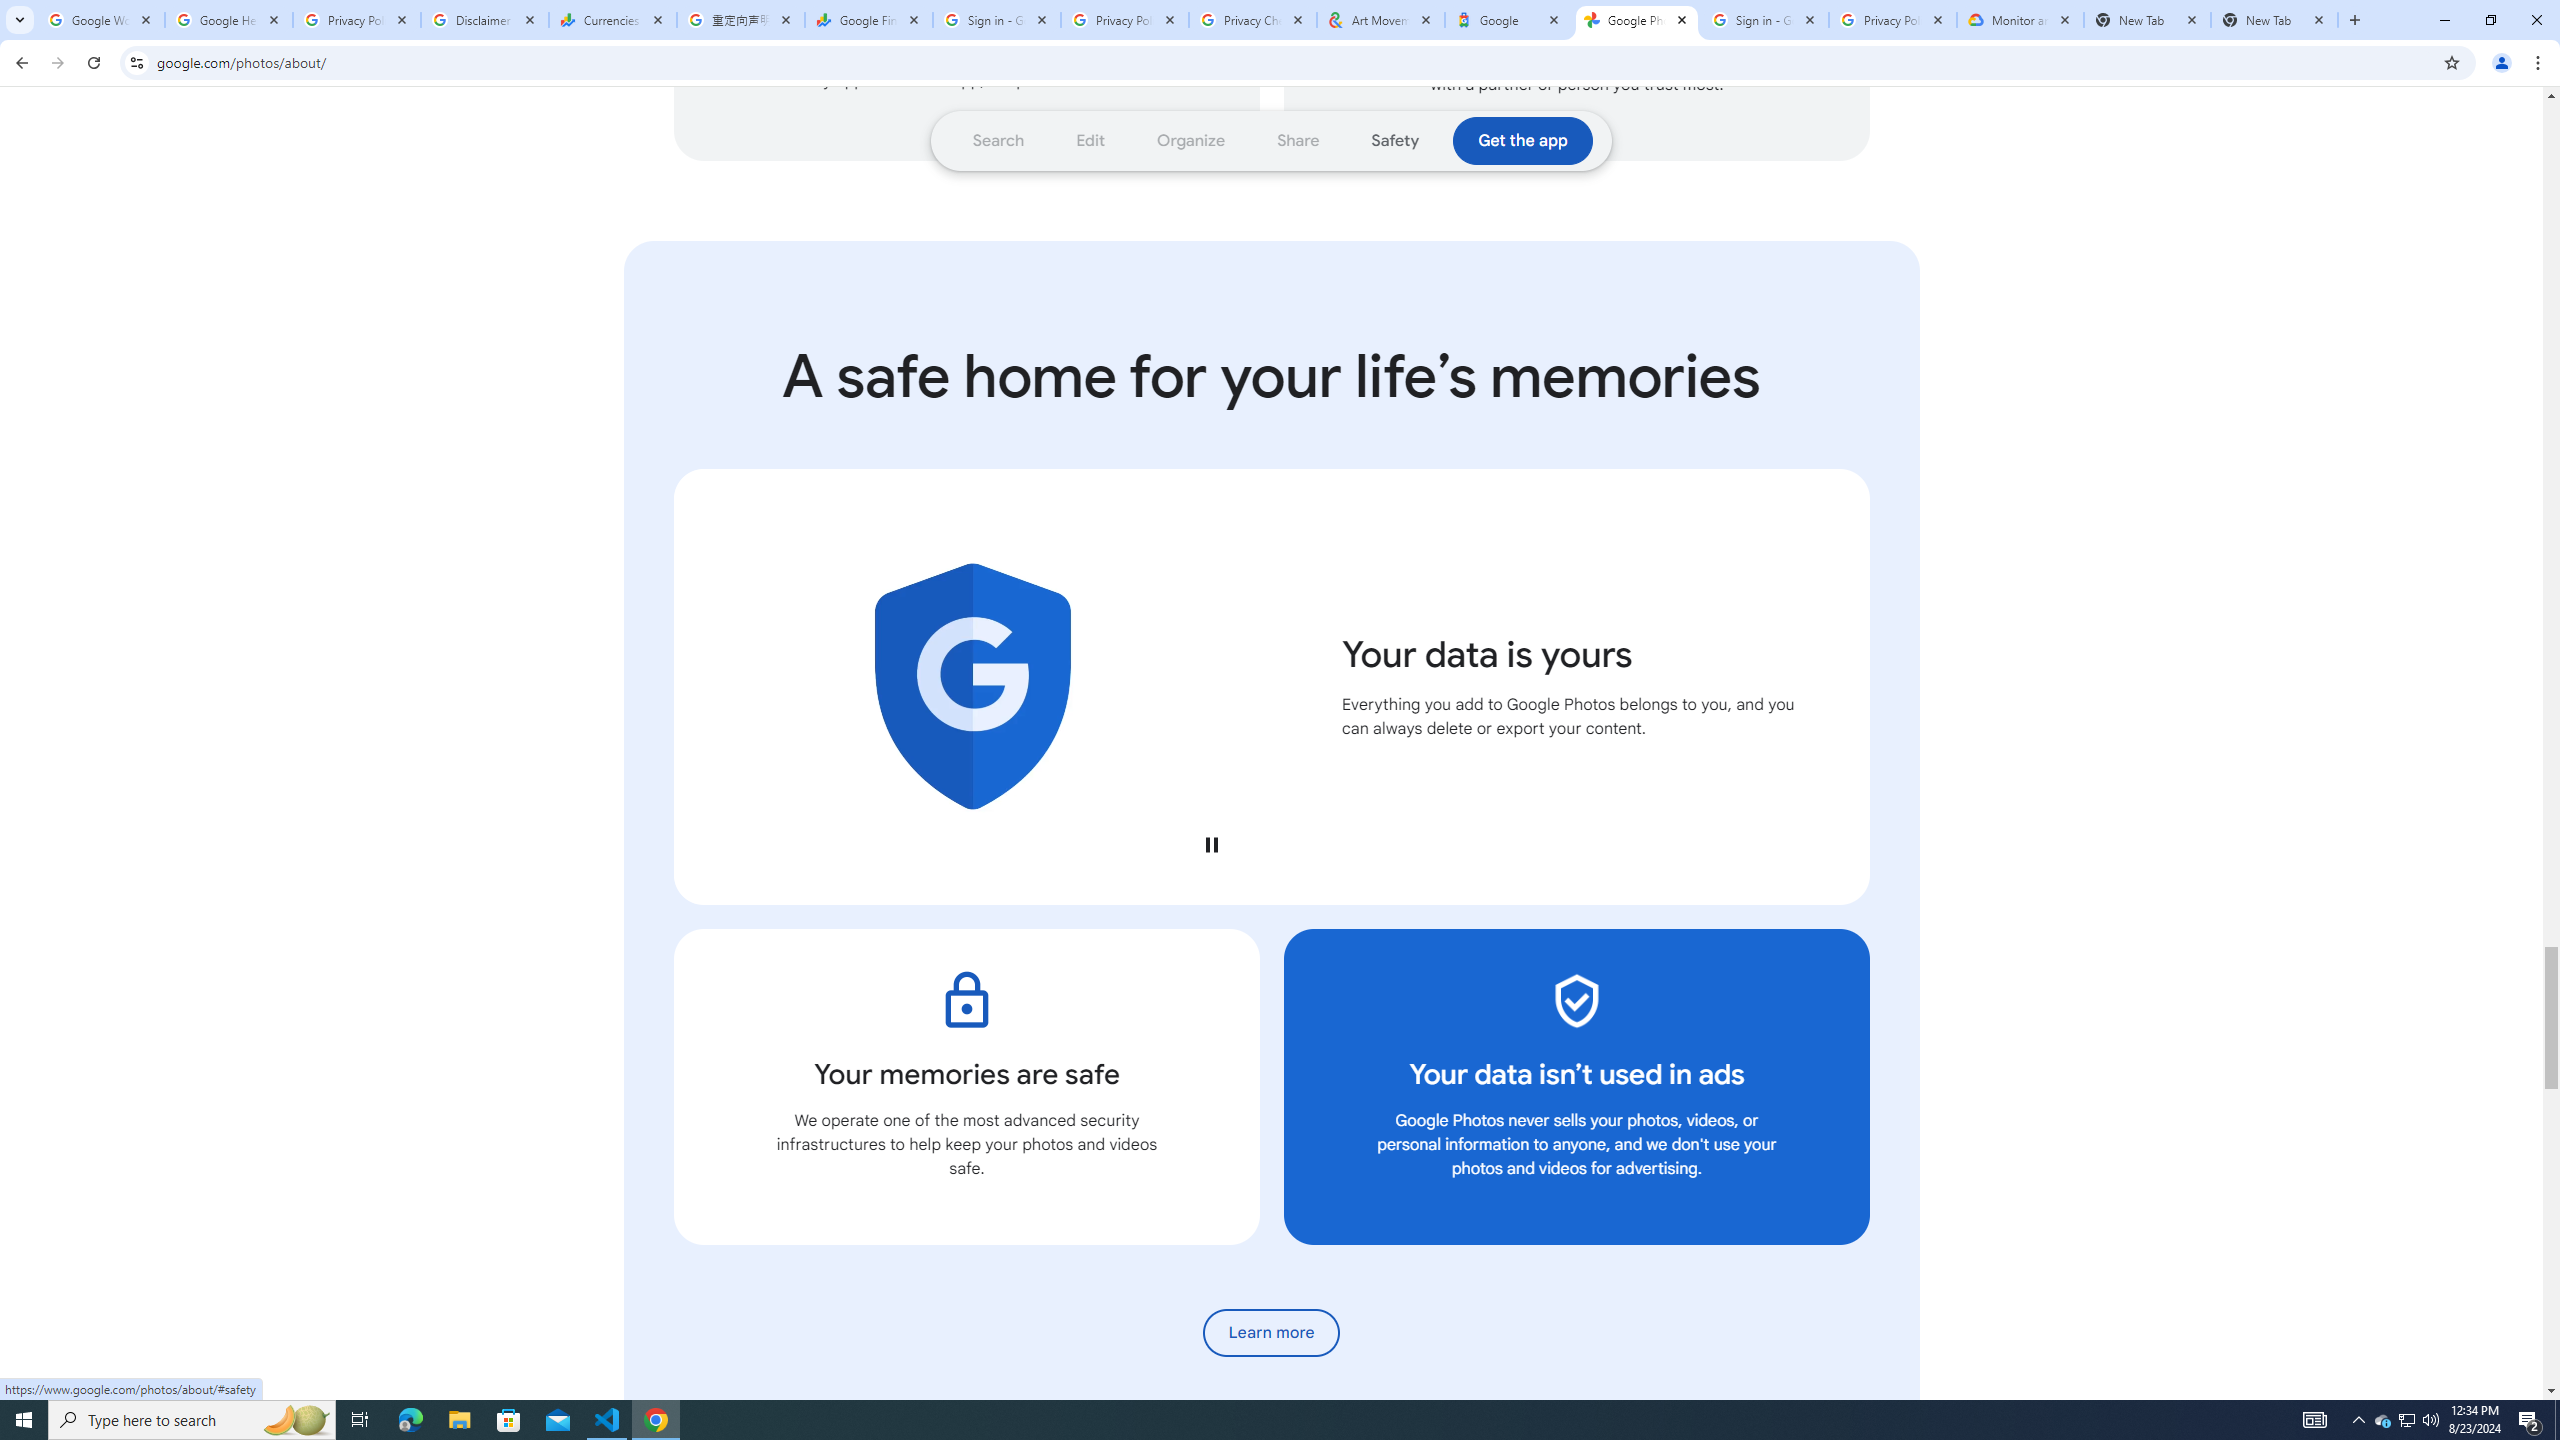 The width and height of the screenshot is (2560, 1440). Describe the element at coordinates (998, 141) in the screenshot. I see `'Go to section: Search'` at that location.